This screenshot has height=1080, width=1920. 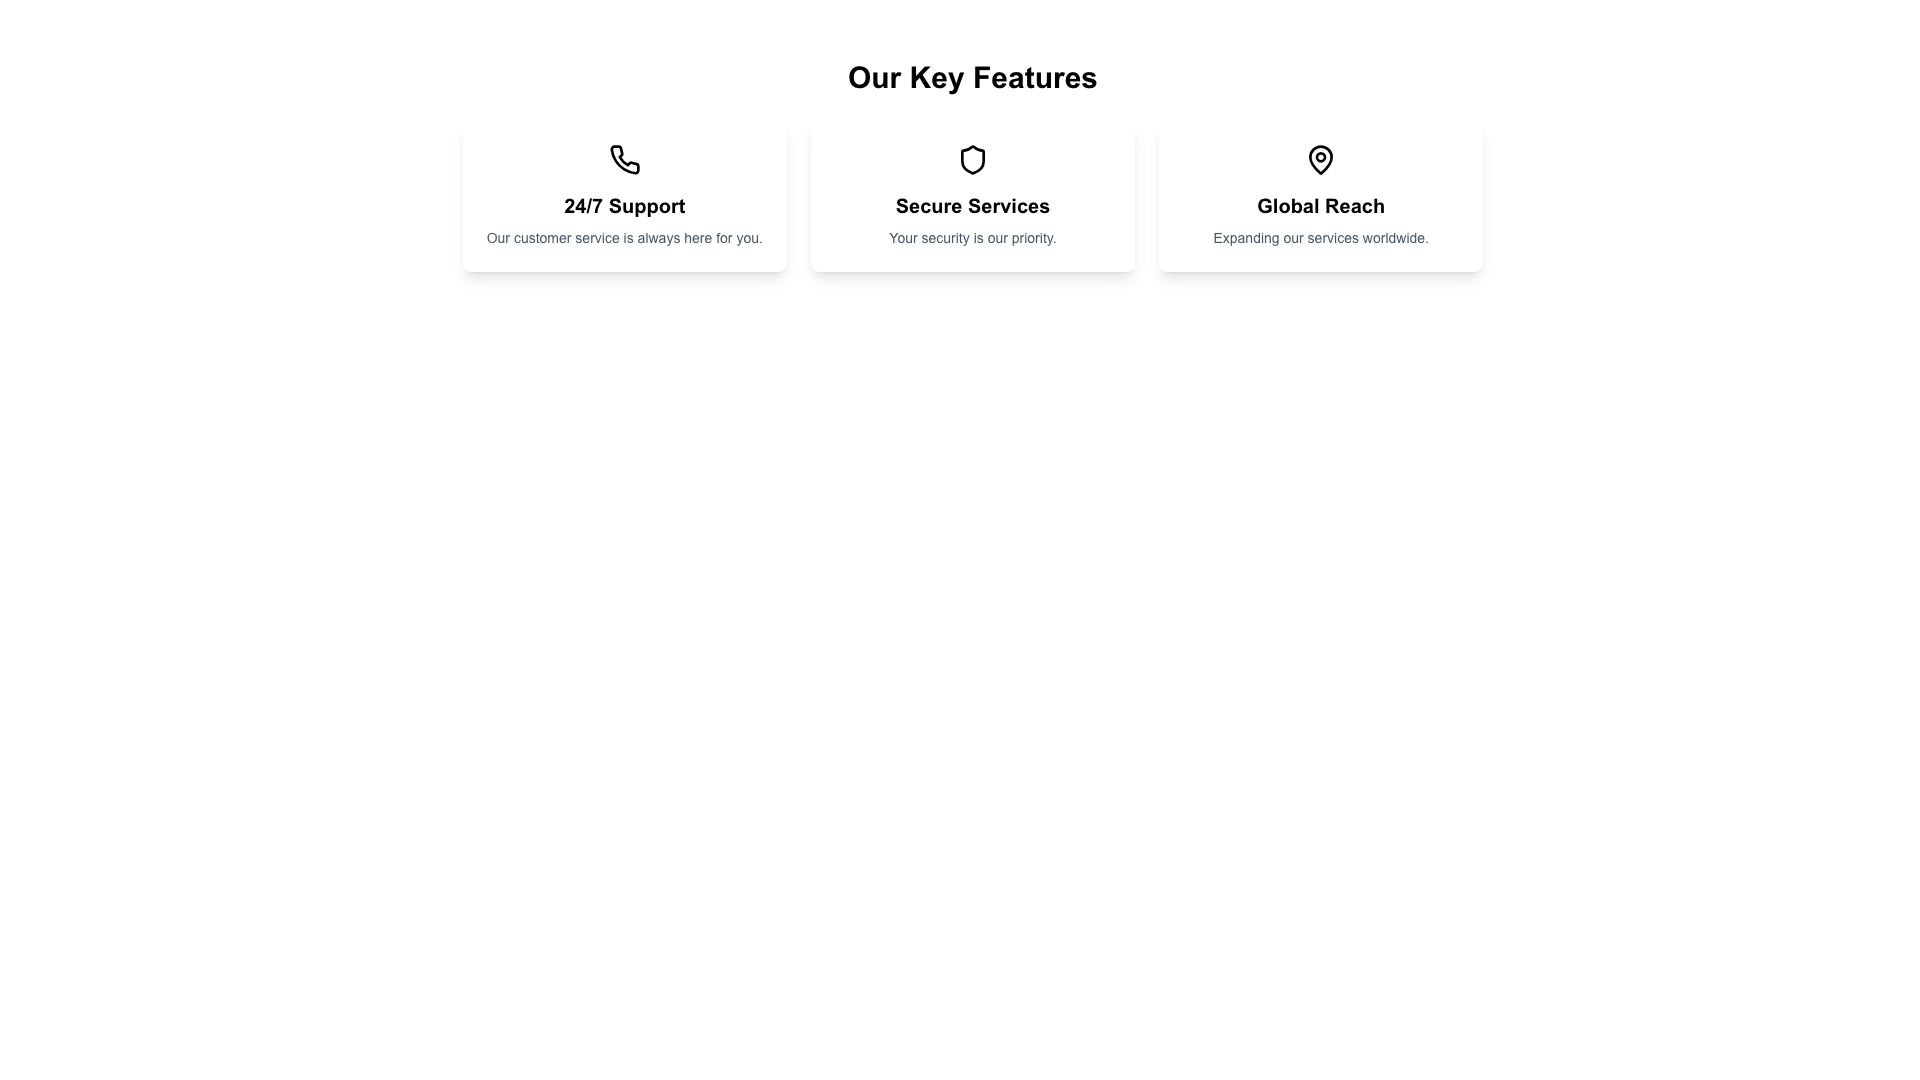 I want to click on text header labeled 'Our Key Features' which is styled in bold and positioned at the top of the features section, so click(x=973, y=76).